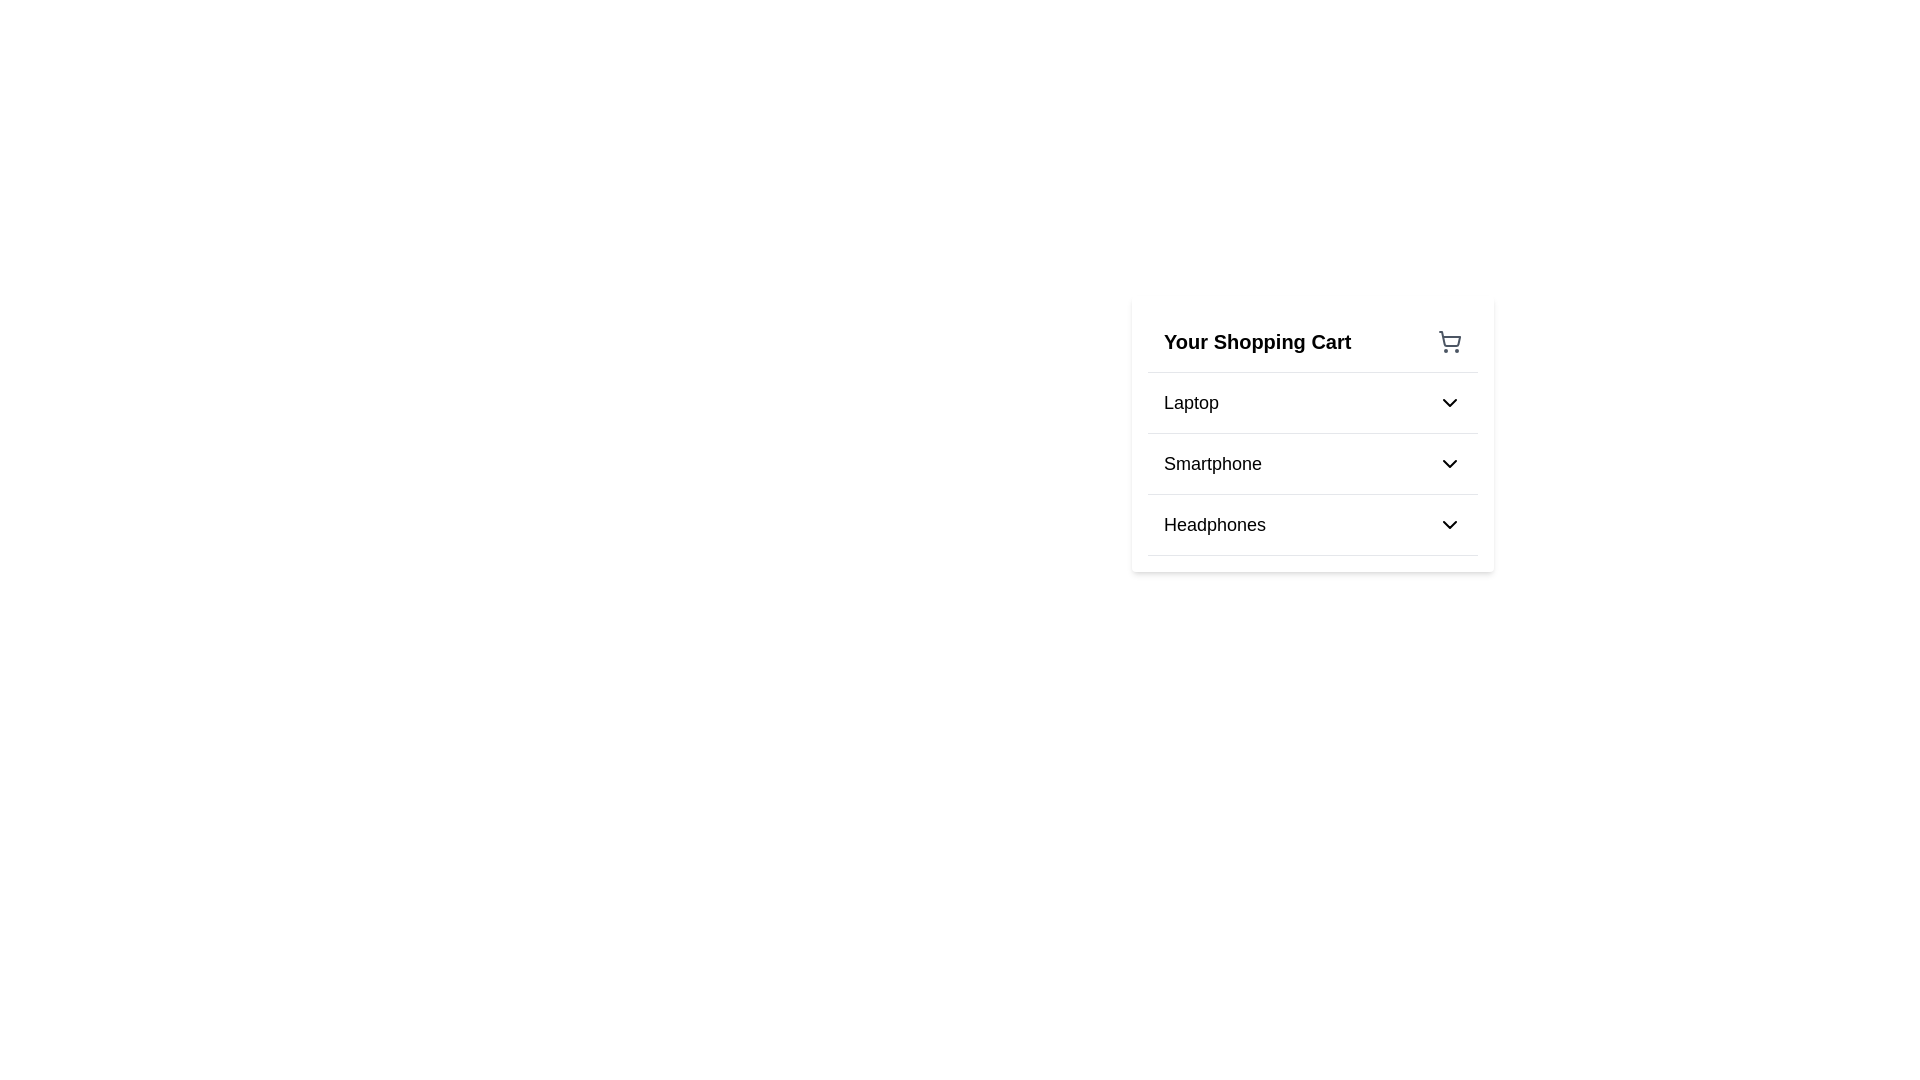 Image resolution: width=1920 pixels, height=1080 pixels. Describe the element at coordinates (1213, 523) in the screenshot. I see `the text label representing the product category or section that appears below the item labeled 'Smartphone' in 'Your Shopping Cart.'` at that location.